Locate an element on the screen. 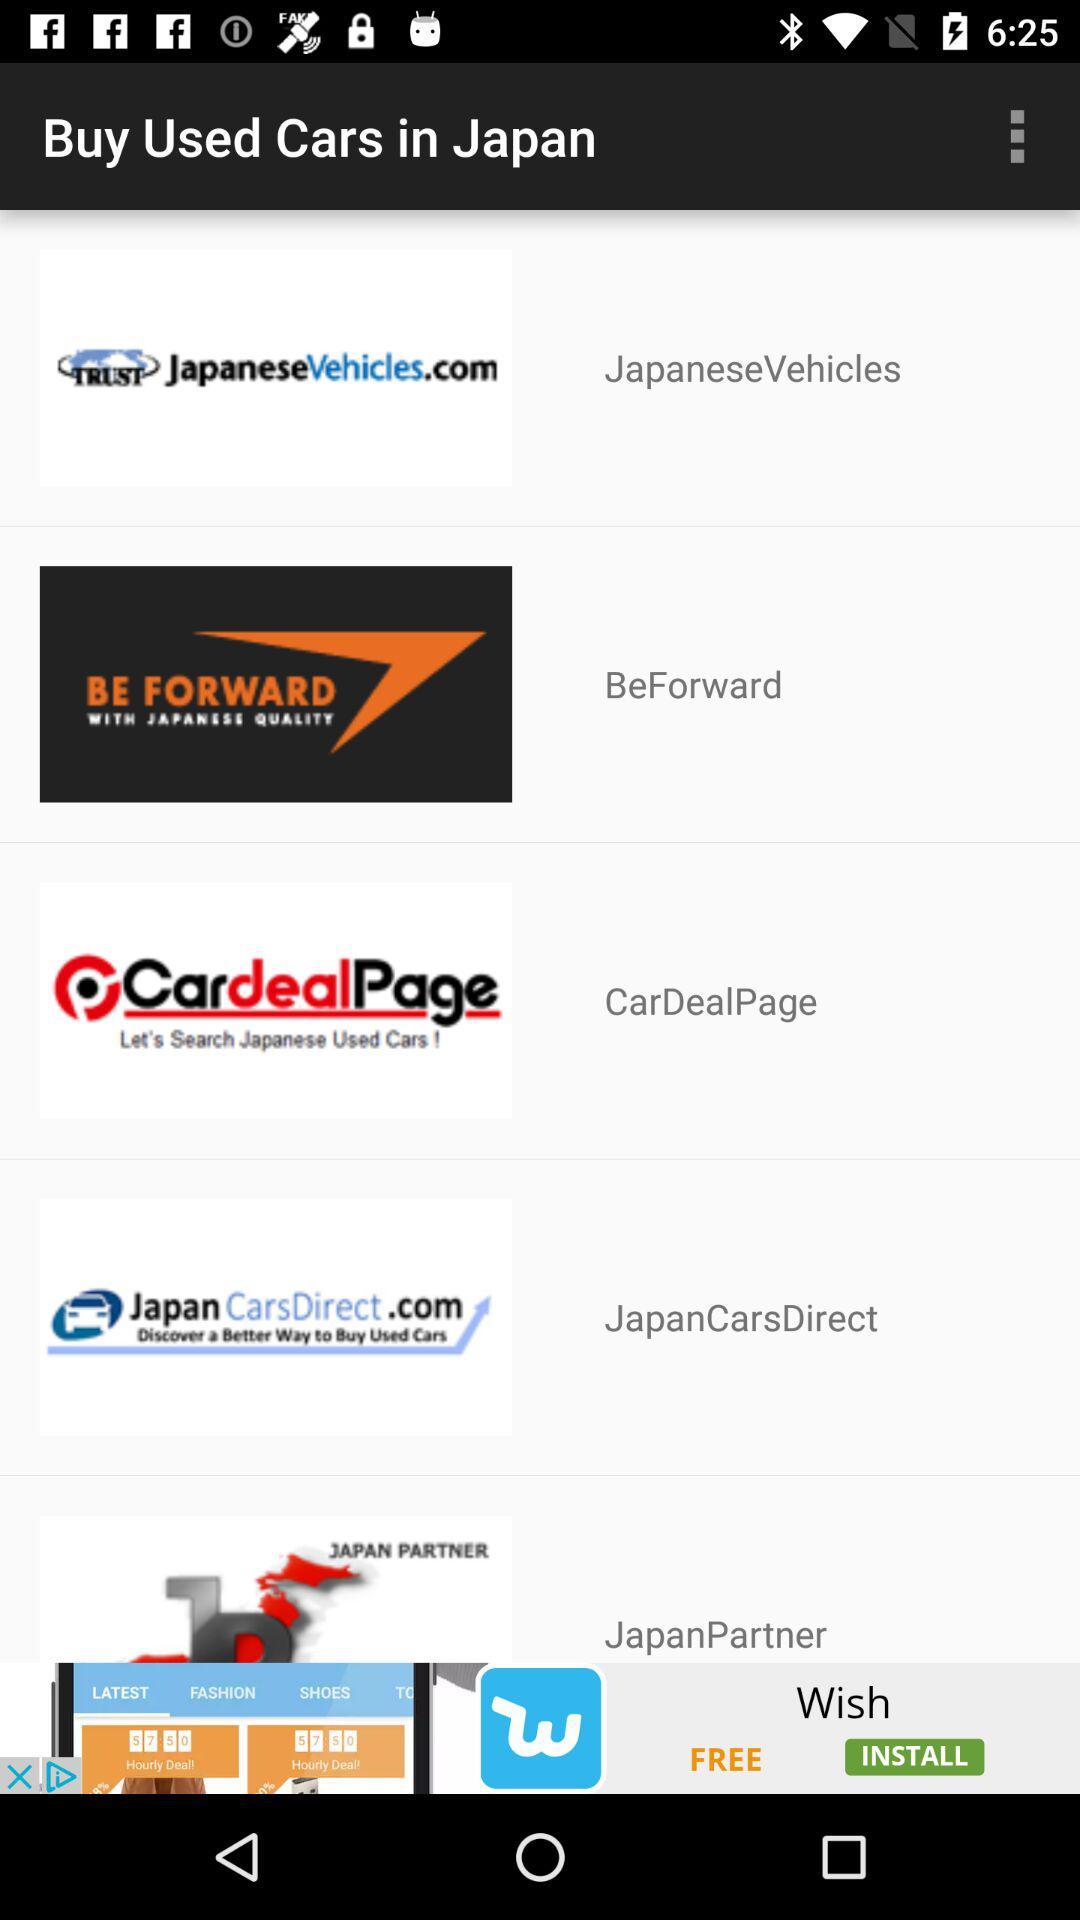 The width and height of the screenshot is (1080, 1920). download app is located at coordinates (540, 1727).